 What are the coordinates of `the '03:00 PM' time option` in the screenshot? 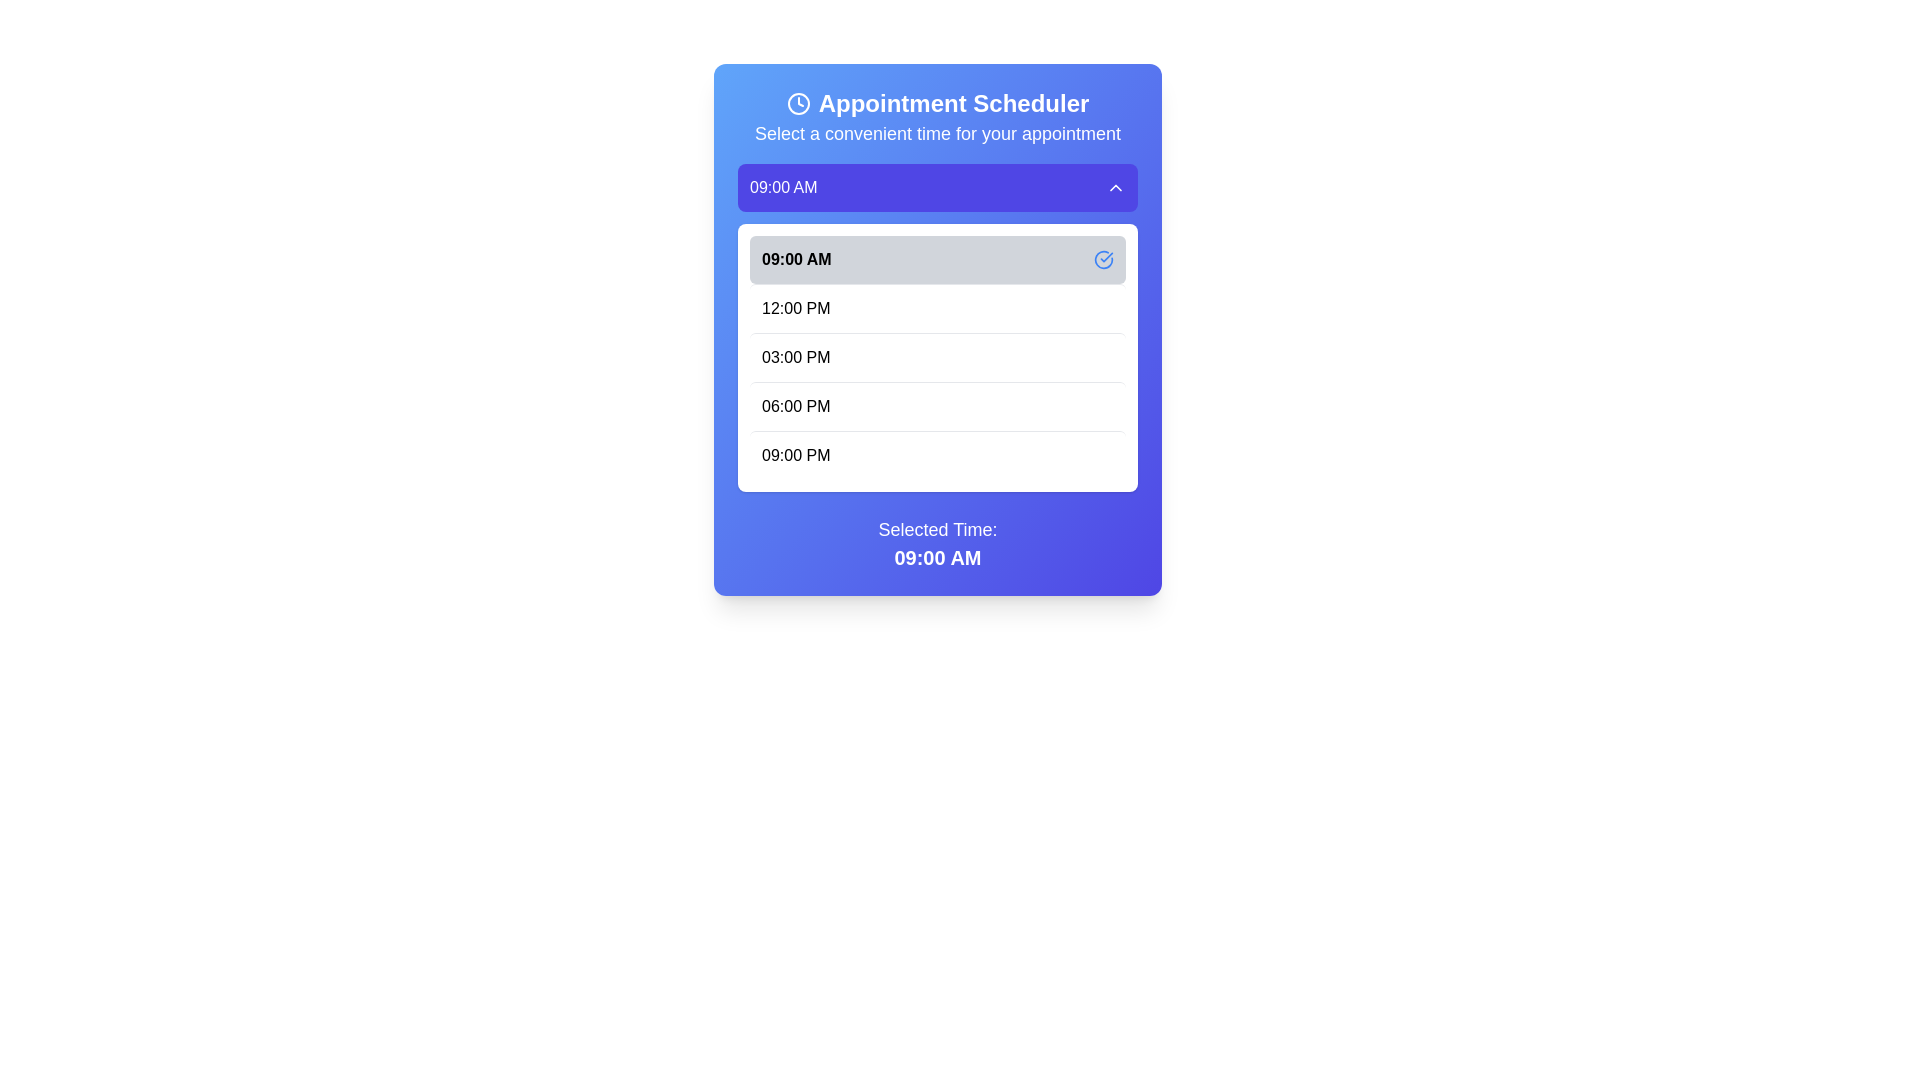 It's located at (936, 356).